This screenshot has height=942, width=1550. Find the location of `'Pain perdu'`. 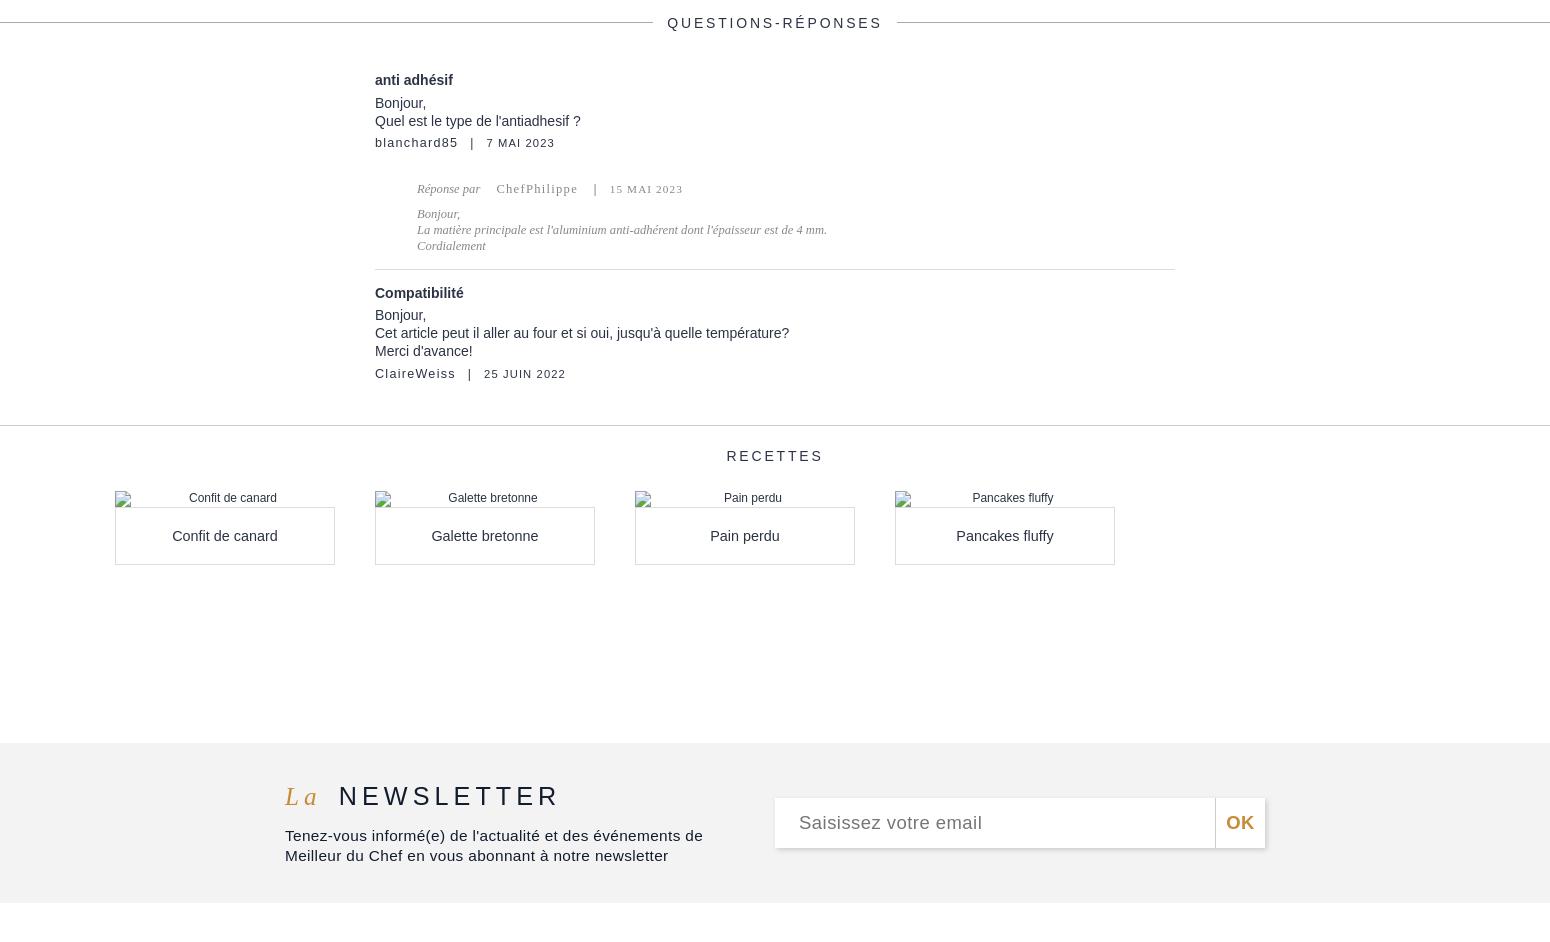

'Pain perdu' is located at coordinates (744, 533).